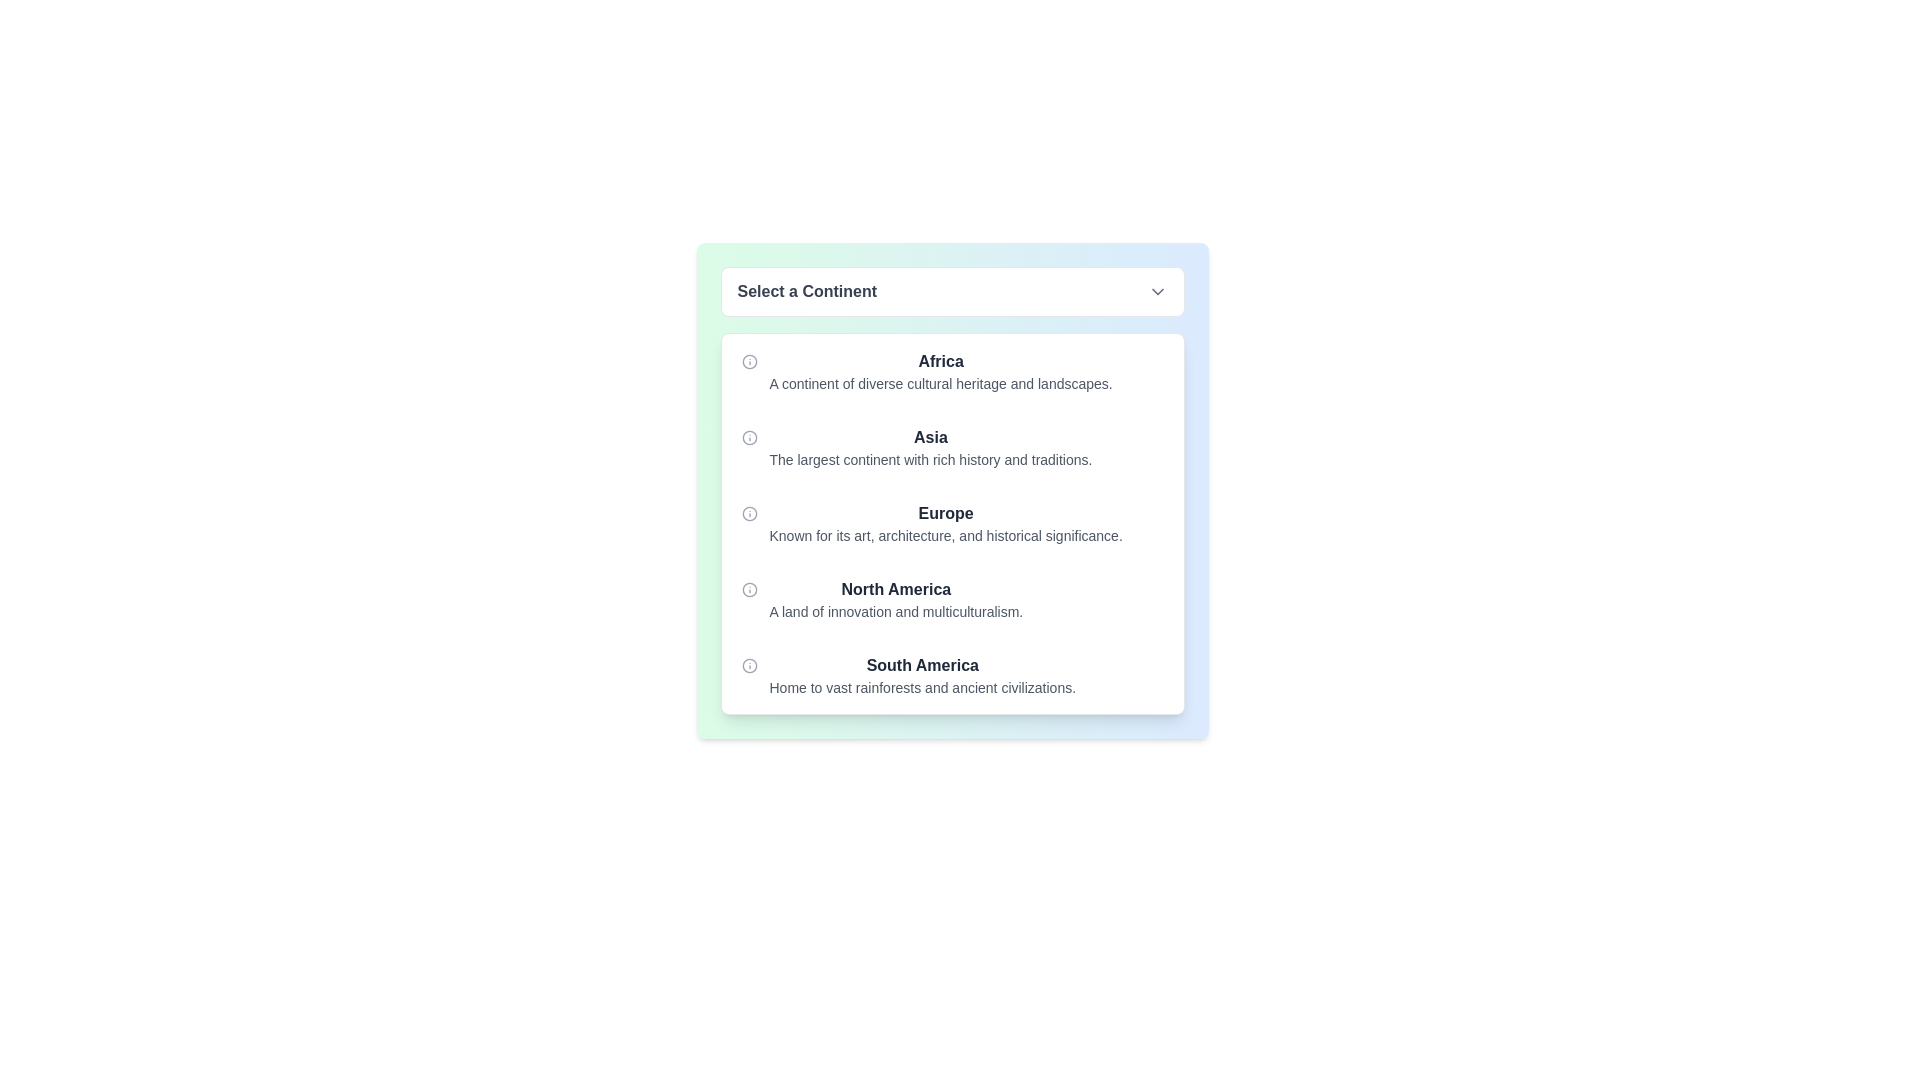  What do you see at coordinates (748, 362) in the screenshot?
I see `the circular information icon, which is grey and outlined, located to the left of the text labeled 'Africa'` at bounding box center [748, 362].